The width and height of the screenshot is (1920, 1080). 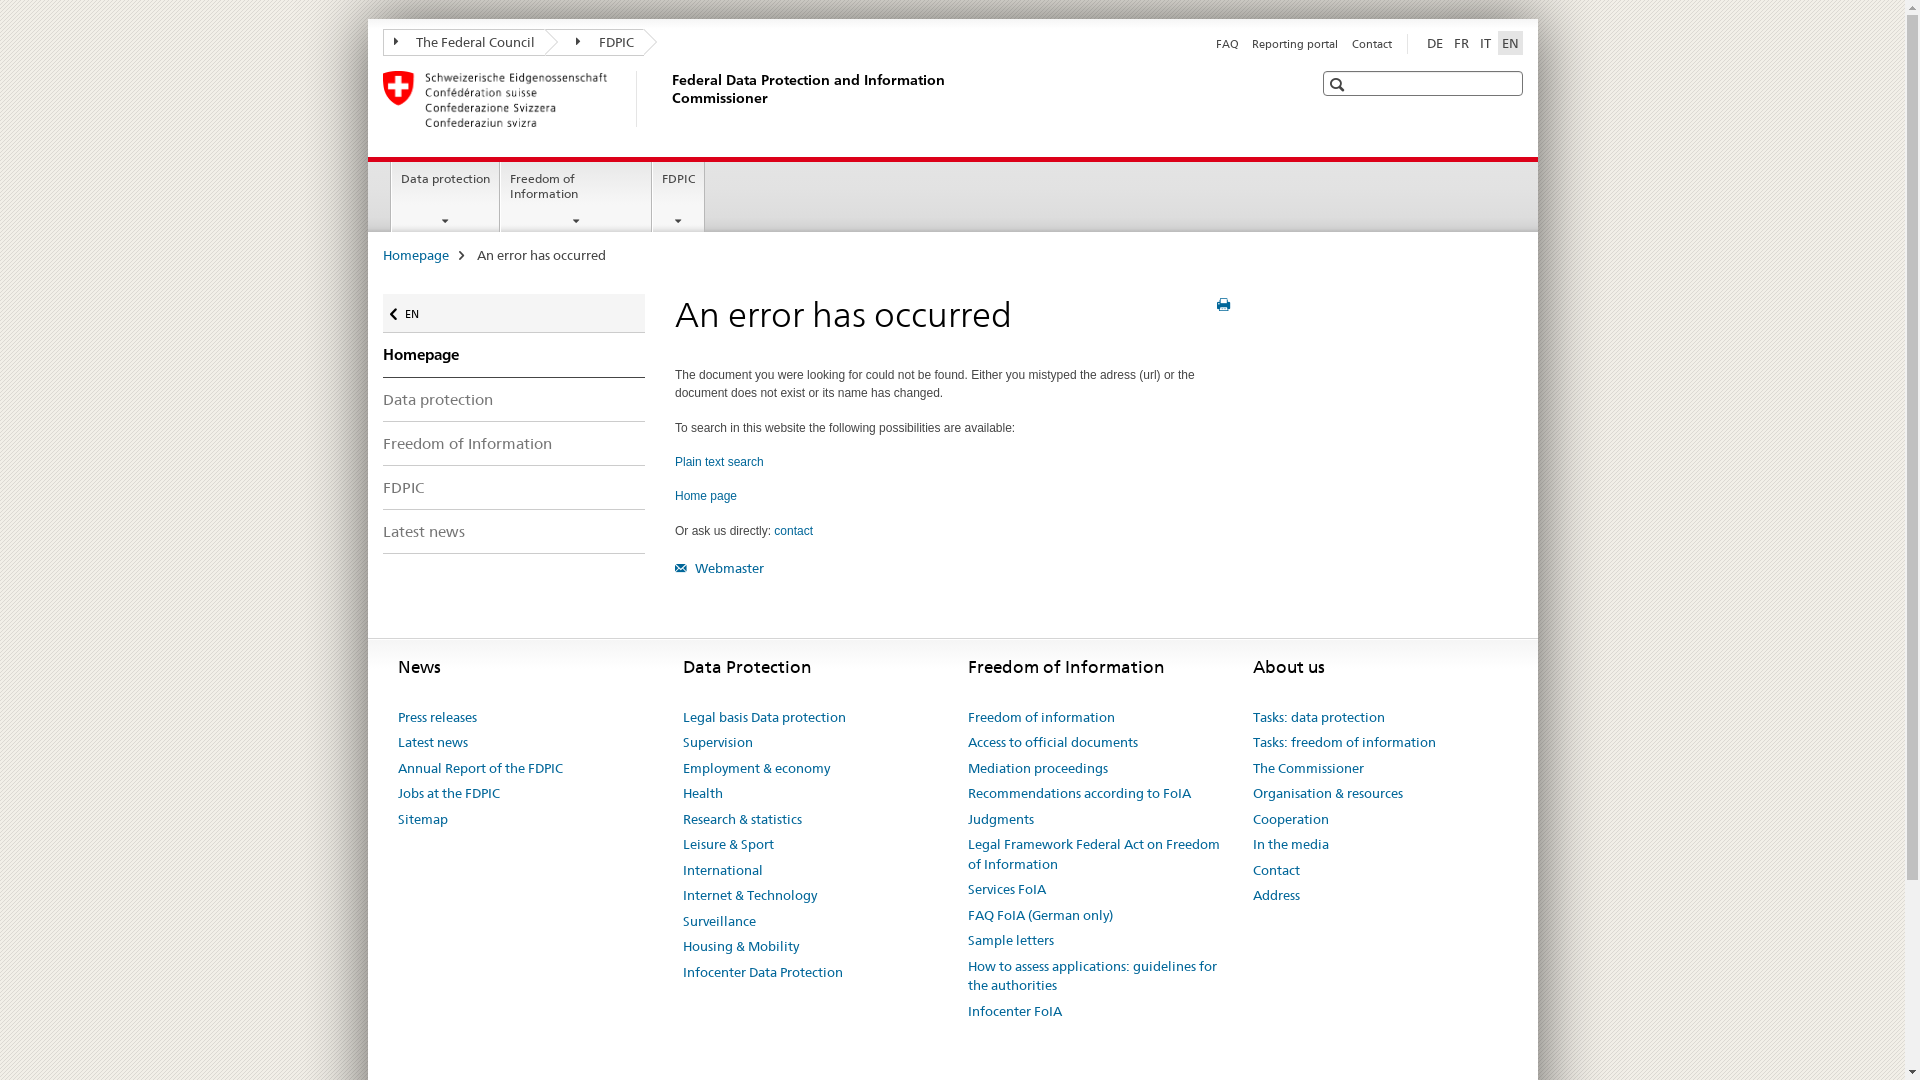 I want to click on 'contact', so click(x=792, y=530).